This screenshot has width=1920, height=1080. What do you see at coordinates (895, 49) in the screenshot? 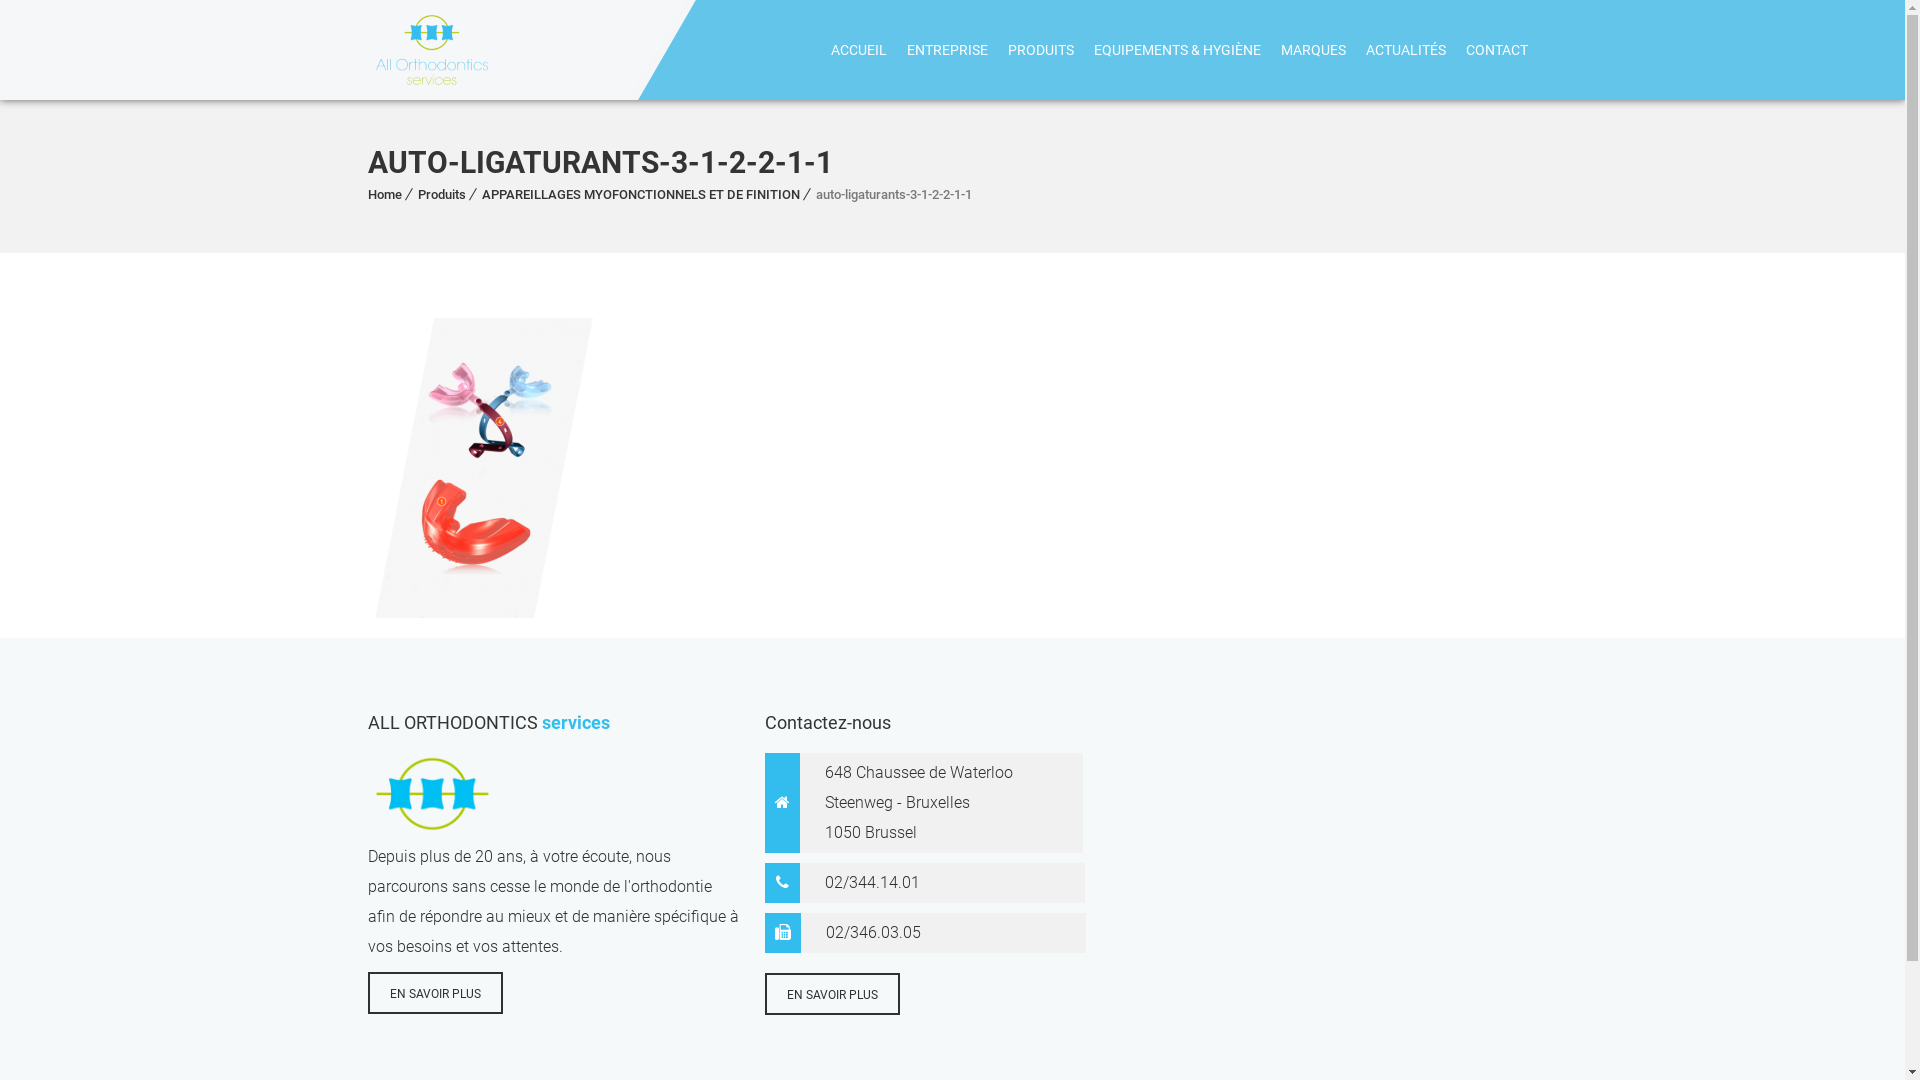
I see `'ENTREPRISE'` at bounding box center [895, 49].